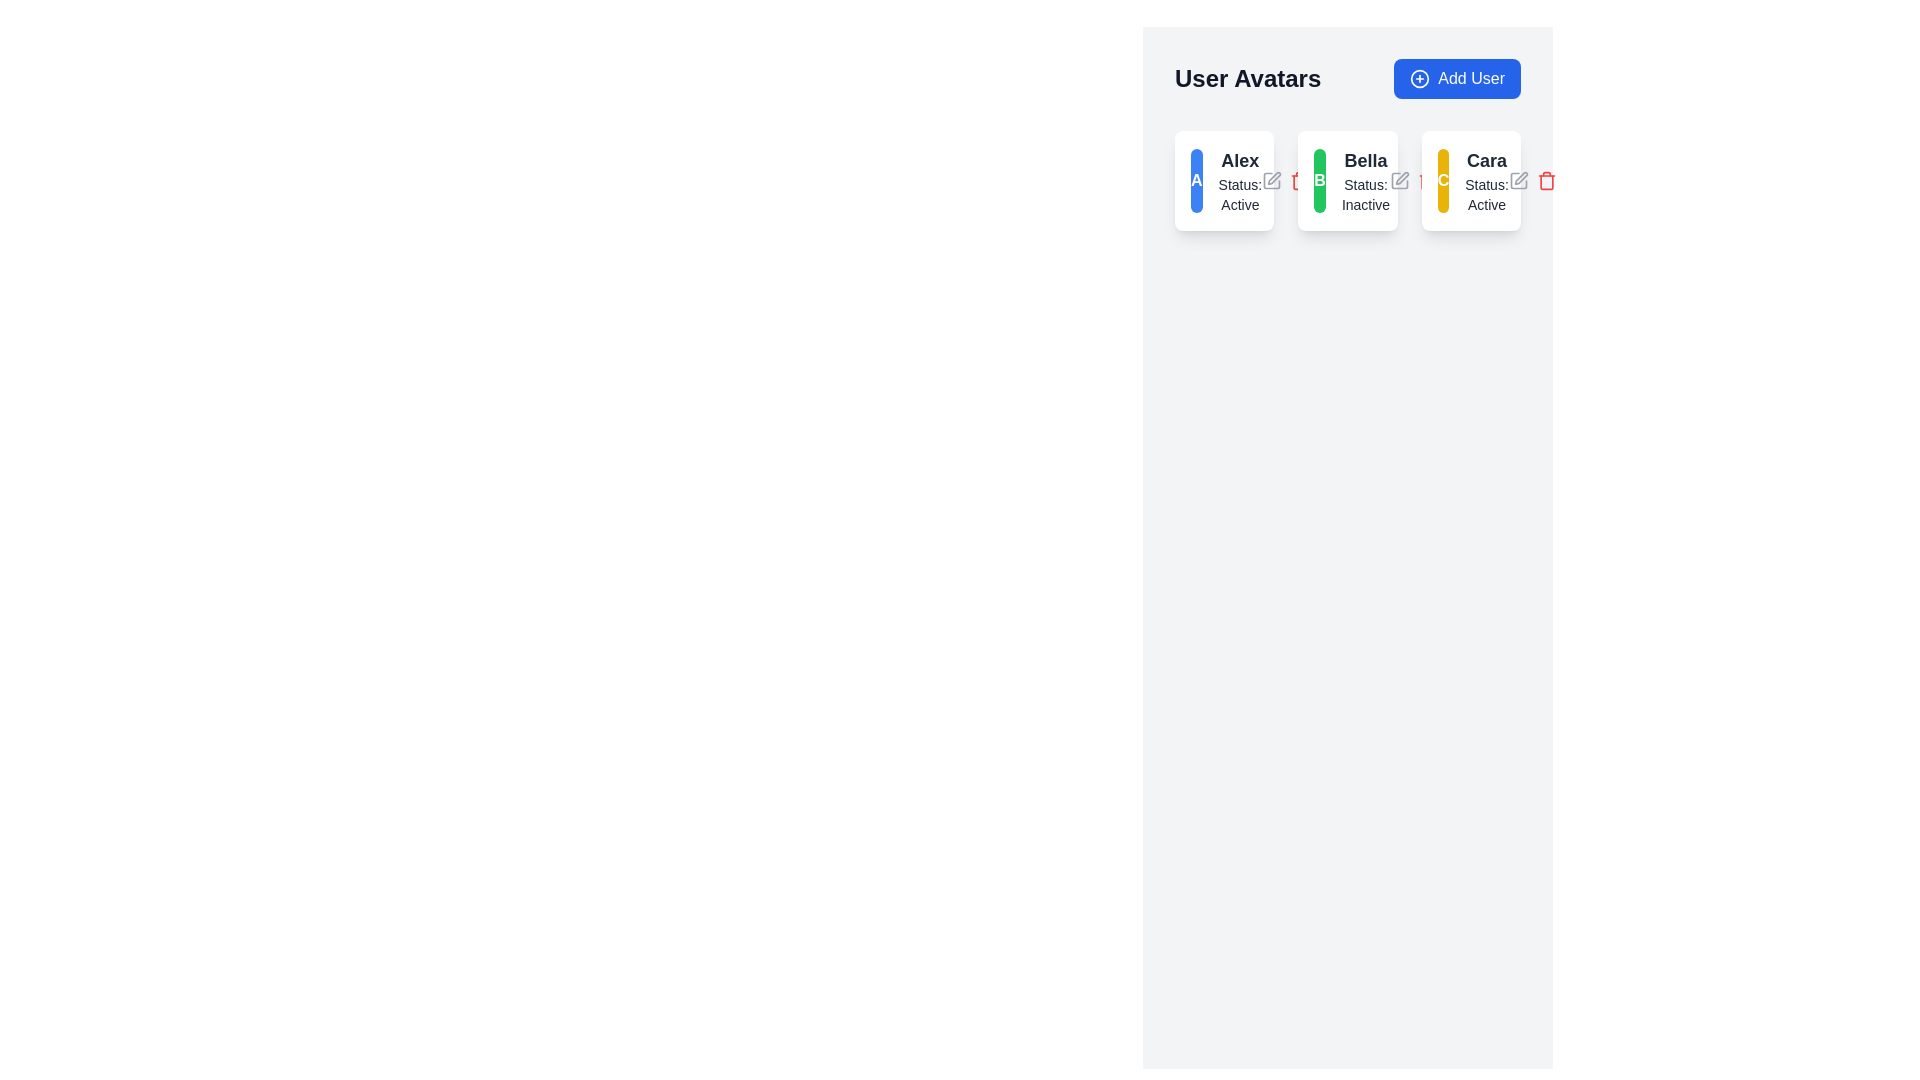  What do you see at coordinates (1487, 195) in the screenshot?
I see `status text label indicating that the user 'Cara' is currently active, located below the main title in the lower section of the card labeled with 'Cara'` at bounding box center [1487, 195].